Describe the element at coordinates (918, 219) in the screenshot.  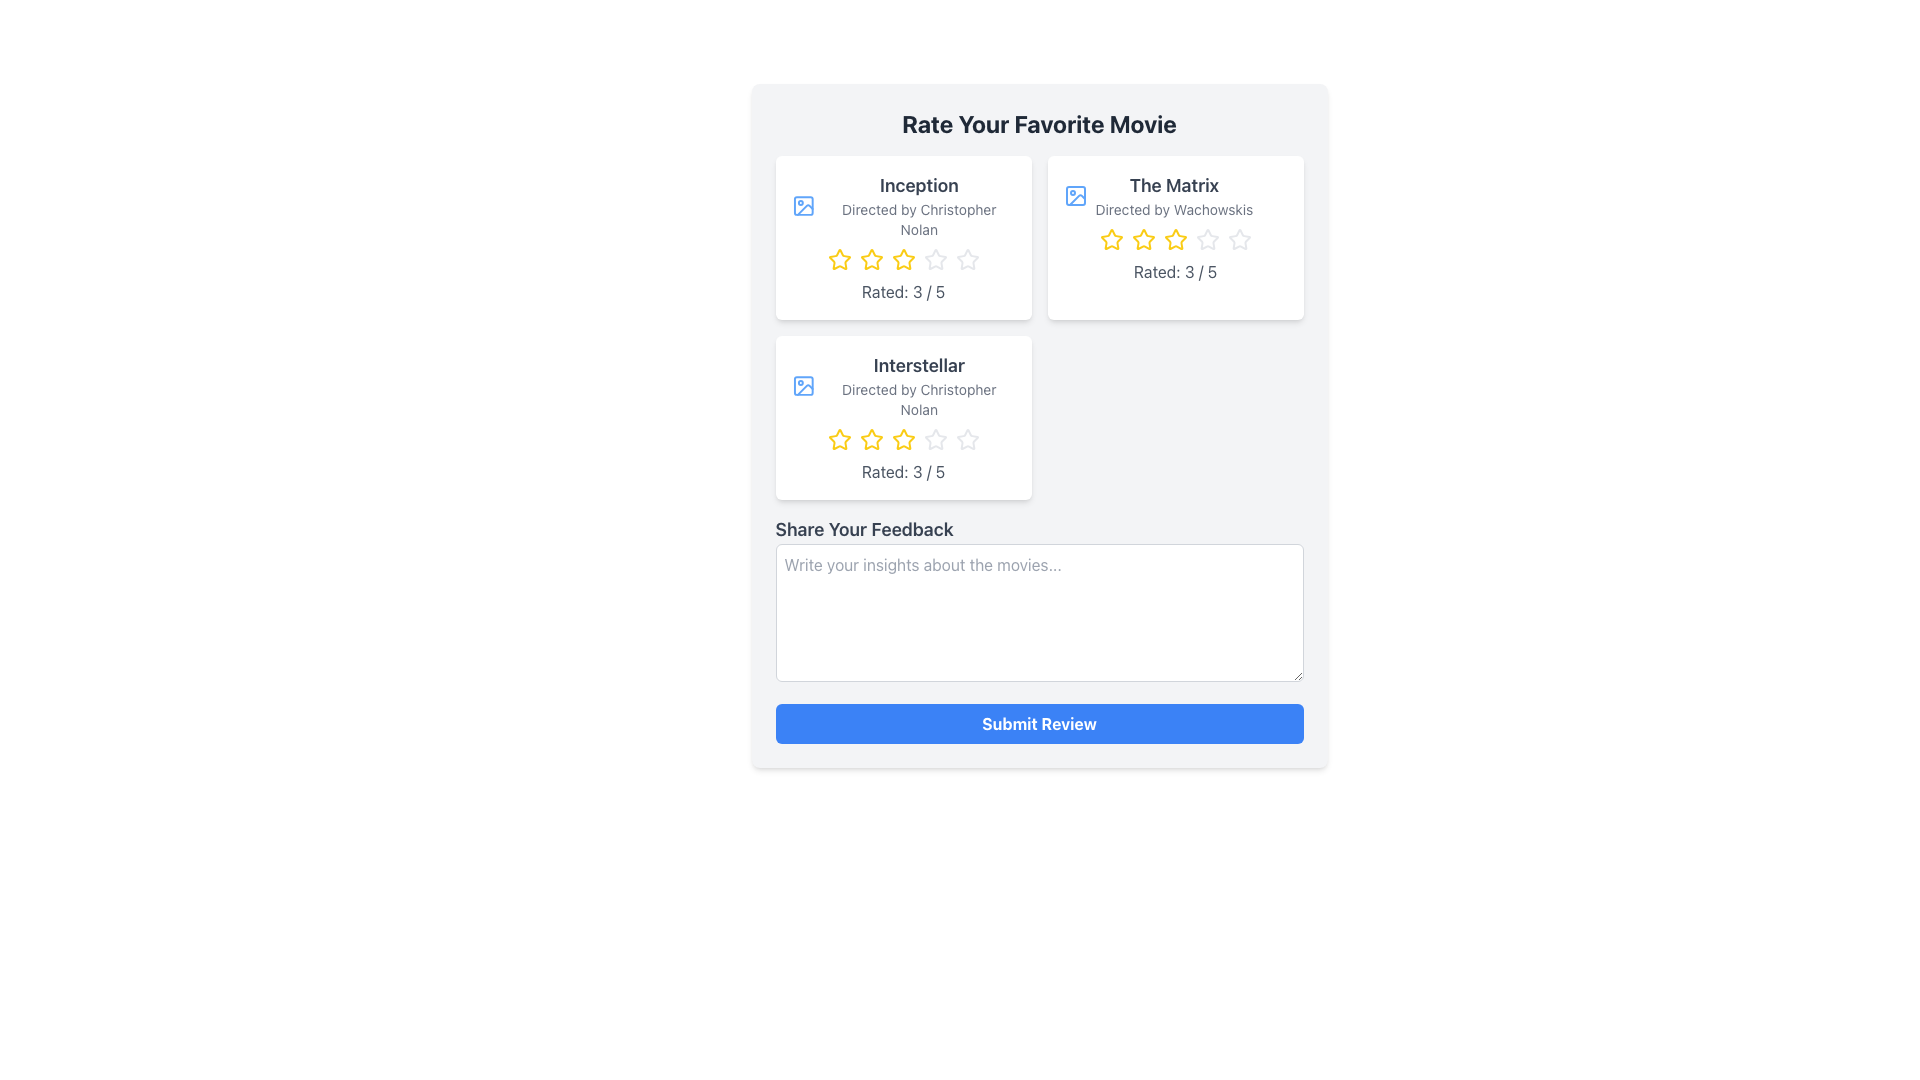
I see `the text label that reads 'Directed by Christopher Nolan', which is styled in a small gray font and located below the title 'Inception' within the top-left movie card` at that location.